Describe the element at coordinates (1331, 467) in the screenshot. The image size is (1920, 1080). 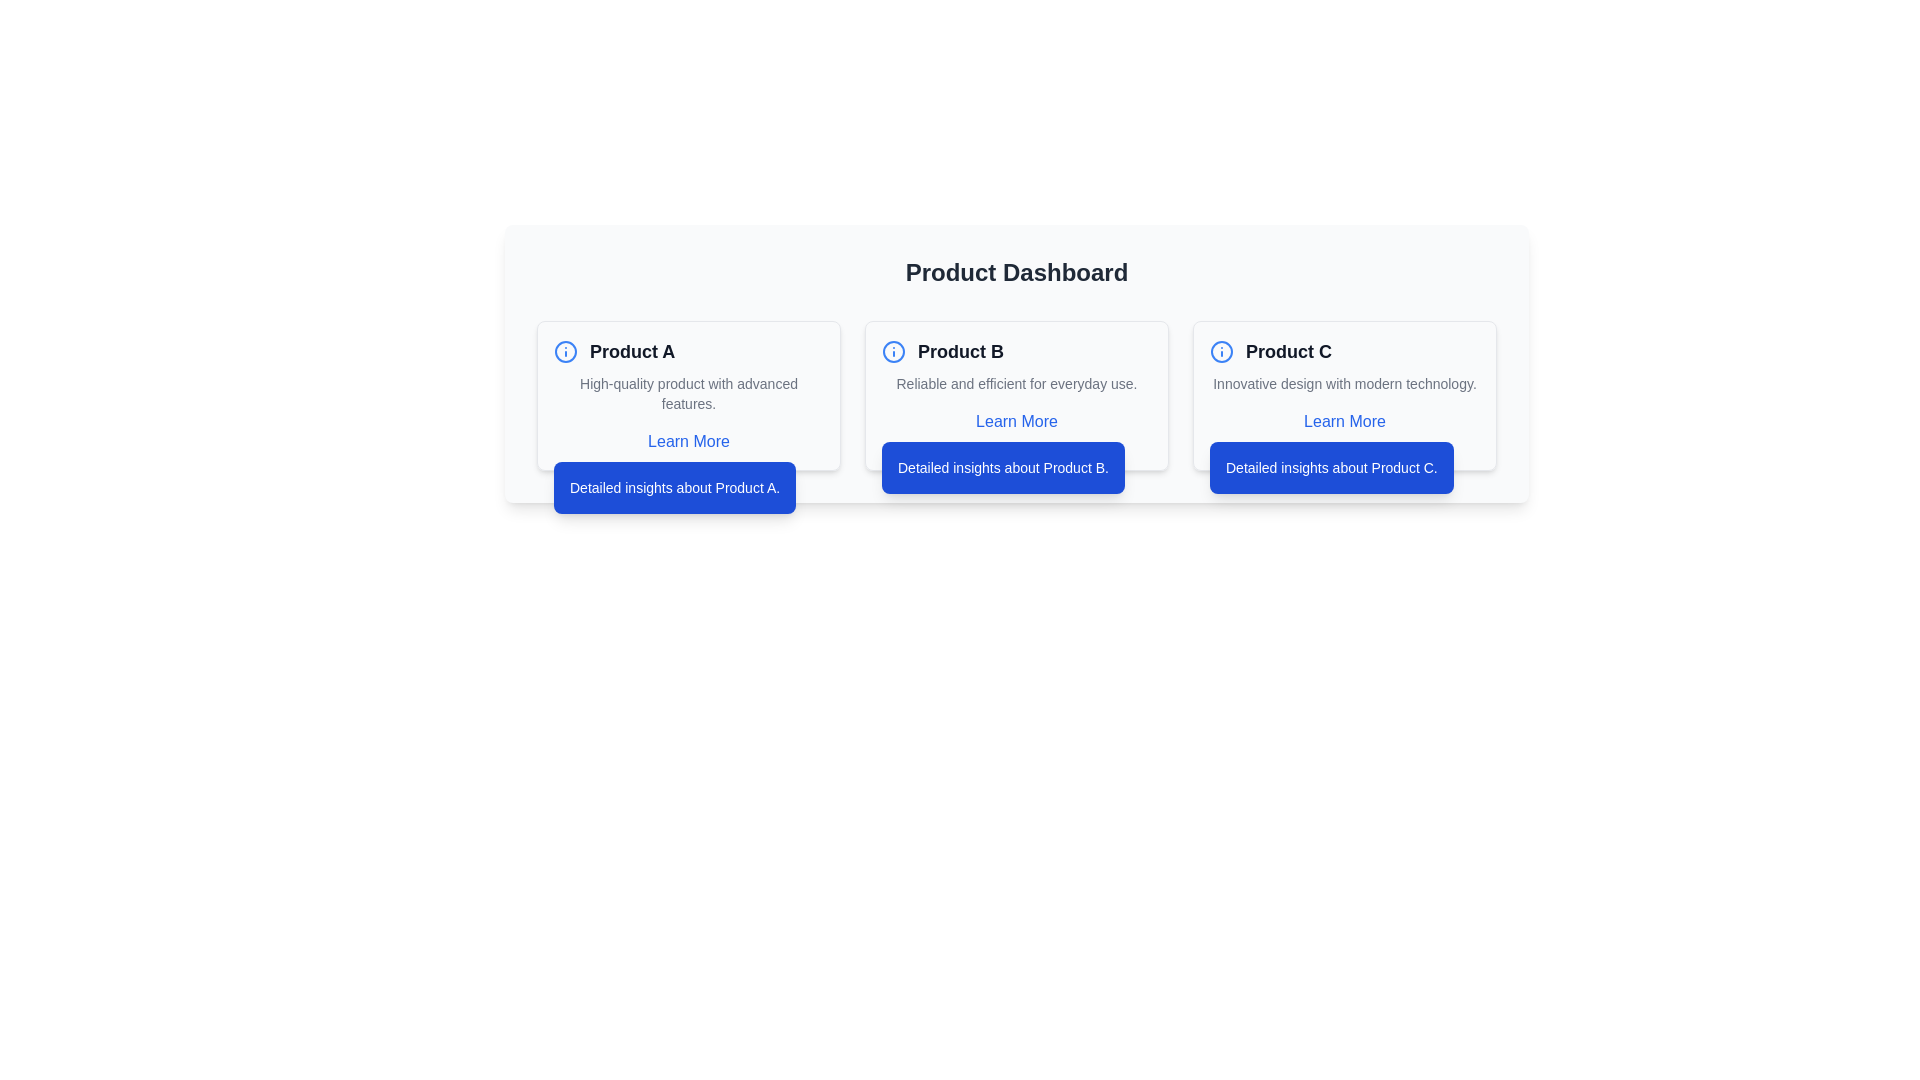
I see `the Tooltip that provides additional information about 'Product C' positioned below the 'Learn More' link` at that location.